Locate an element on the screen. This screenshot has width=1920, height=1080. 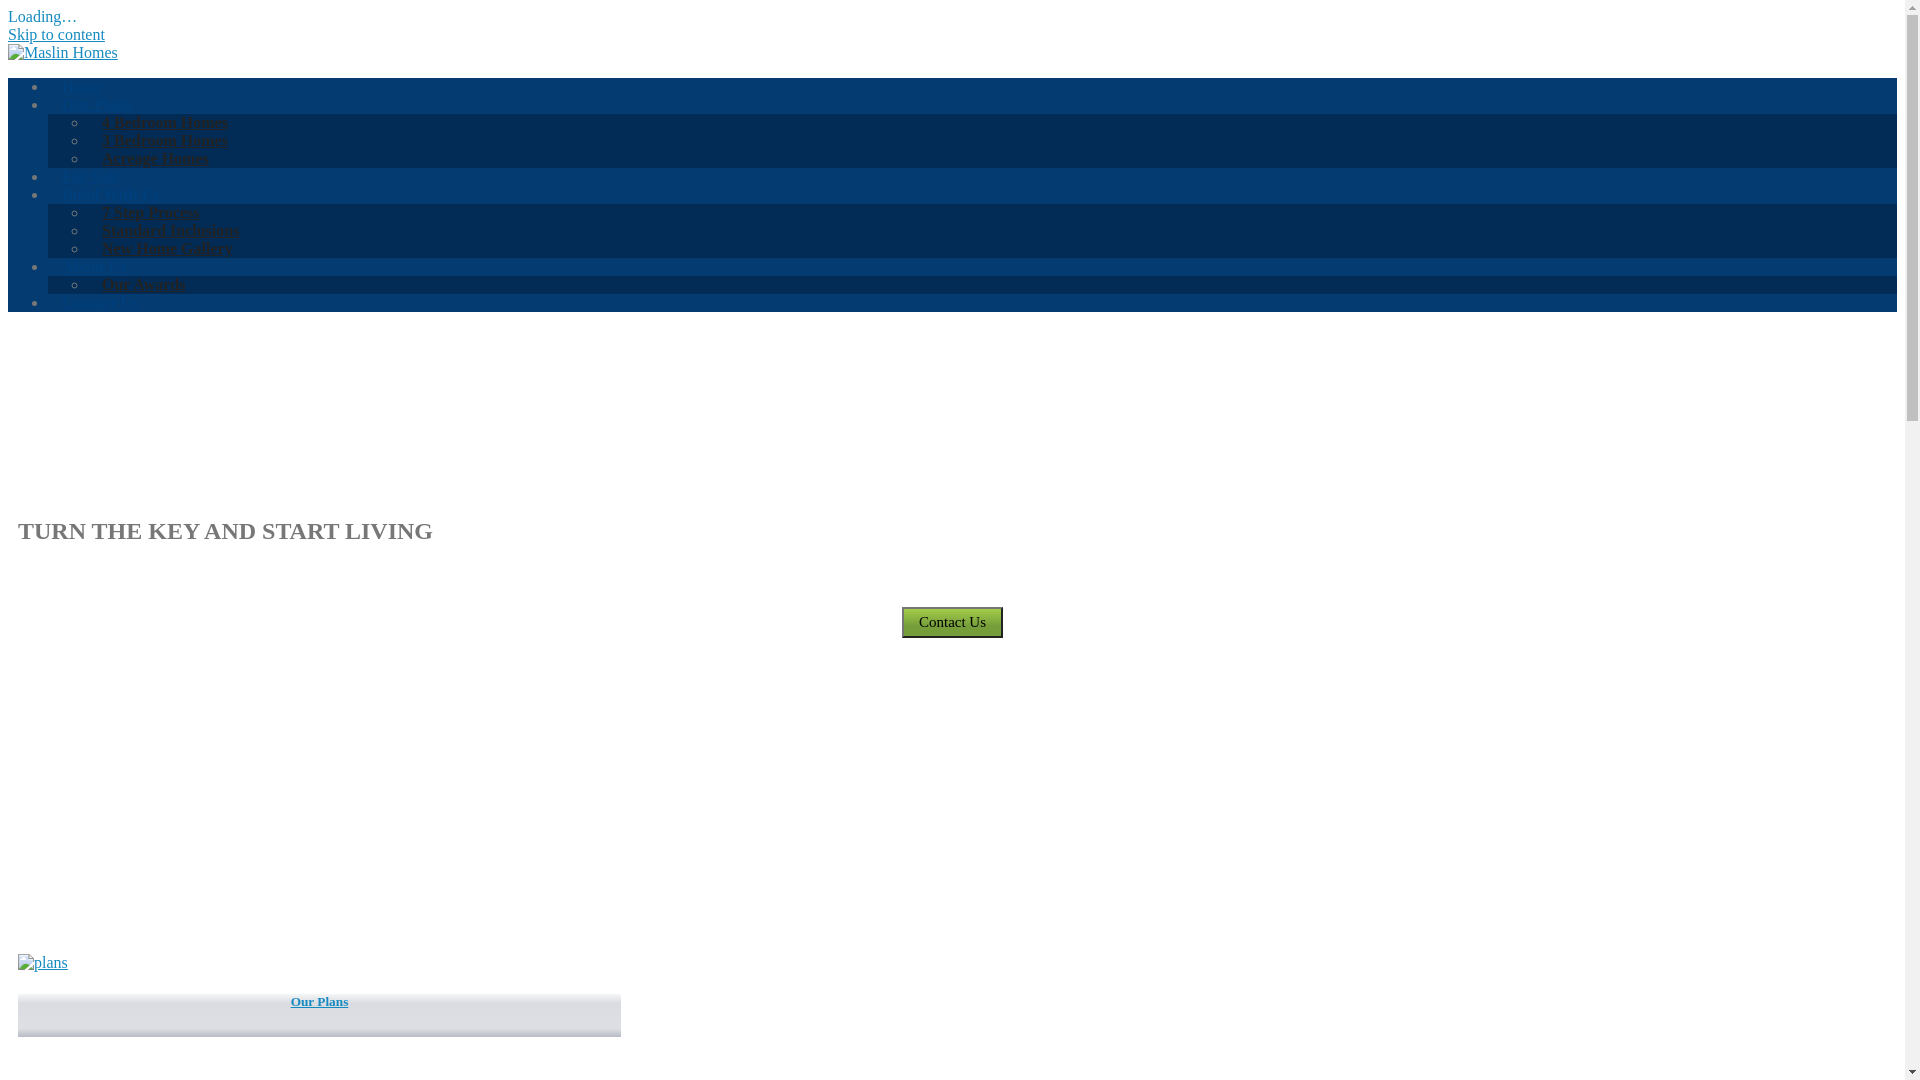
'New Home Gallery' is located at coordinates (167, 247).